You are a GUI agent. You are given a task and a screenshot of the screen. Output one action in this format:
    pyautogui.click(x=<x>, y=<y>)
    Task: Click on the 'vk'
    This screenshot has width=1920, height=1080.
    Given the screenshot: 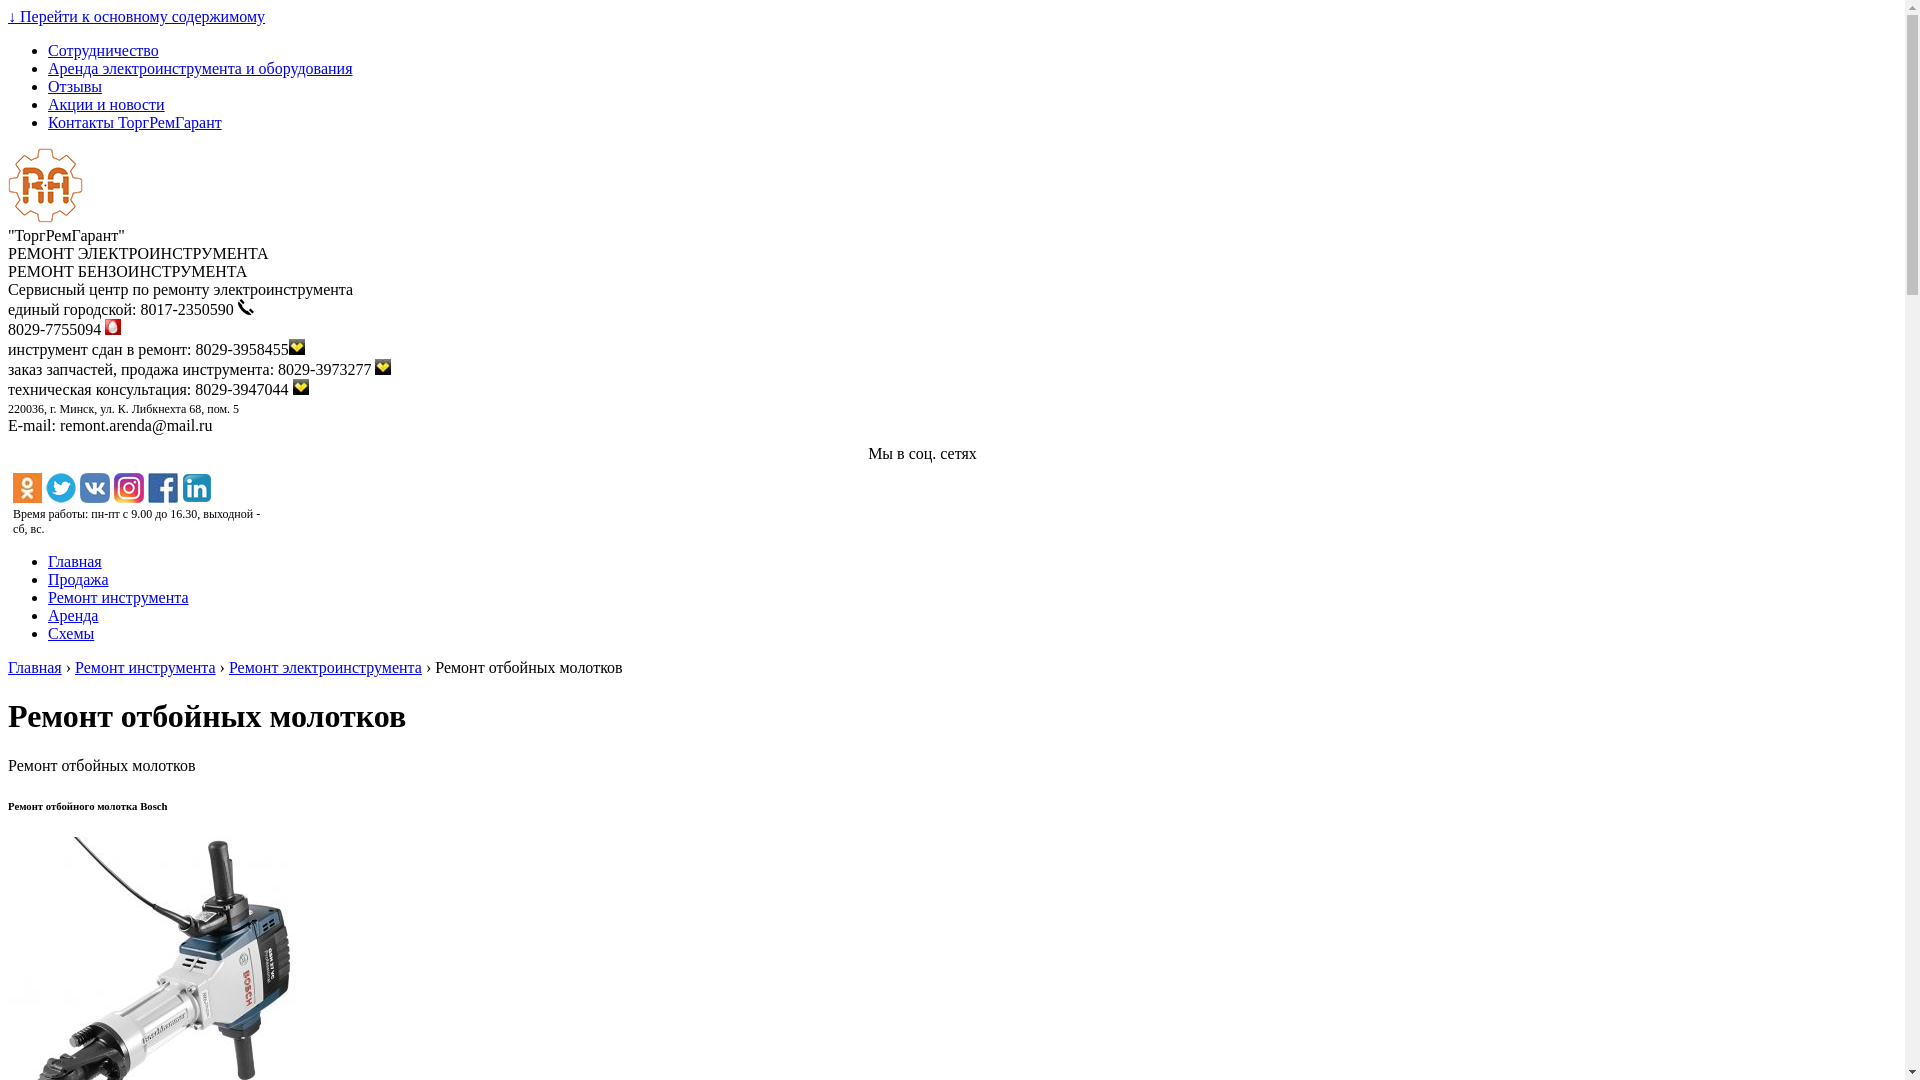 What is the action you would take?
    pyautogui.click(x=94, y=488)
    